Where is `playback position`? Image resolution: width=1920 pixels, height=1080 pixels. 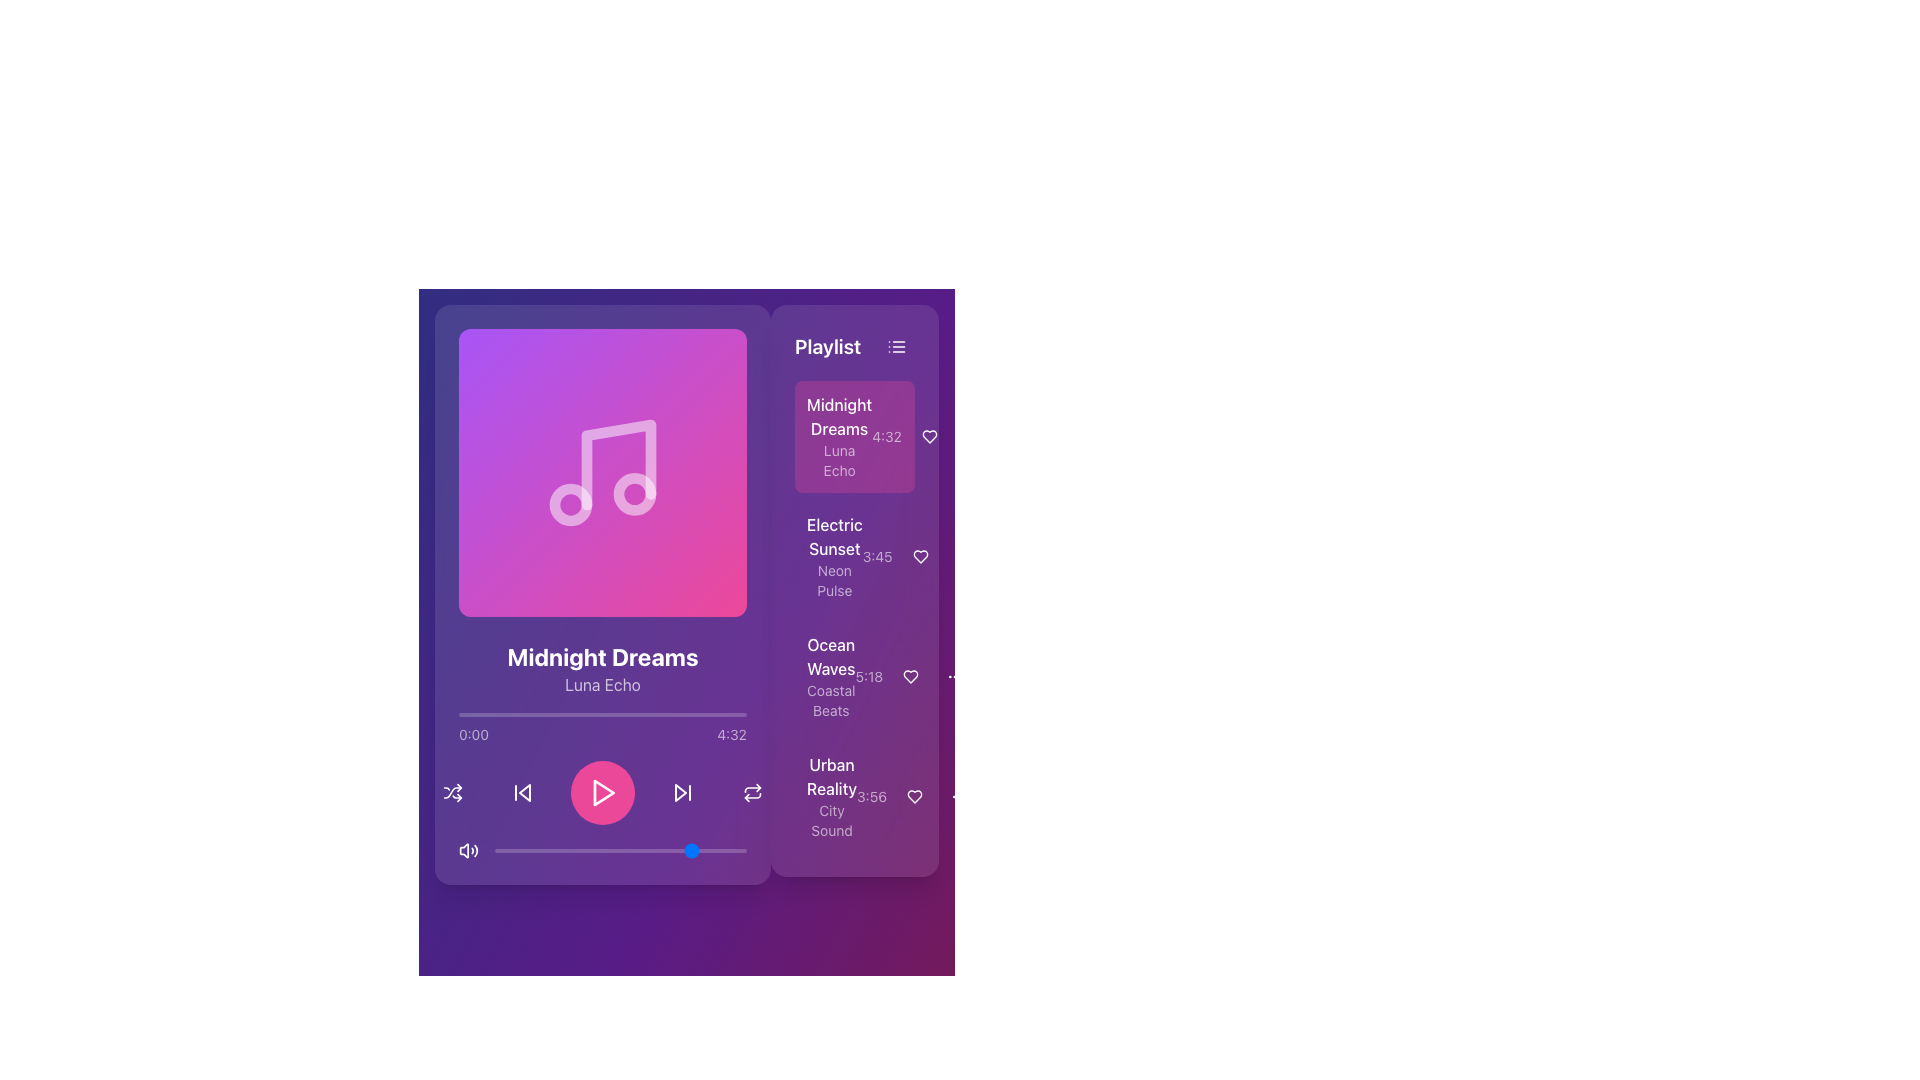
playback position is located at coordinates (560, 713).